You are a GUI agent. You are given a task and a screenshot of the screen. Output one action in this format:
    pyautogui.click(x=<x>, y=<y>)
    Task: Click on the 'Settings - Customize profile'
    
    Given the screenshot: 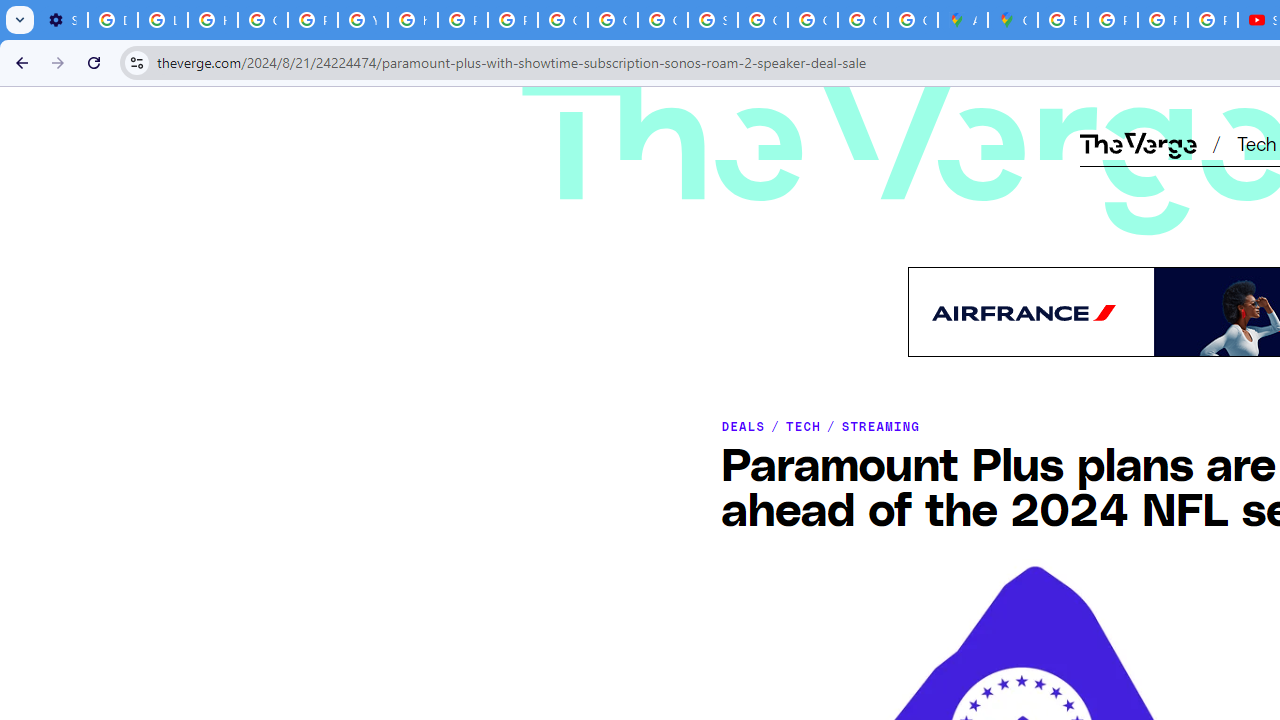 What is the action you would take?
    pyautogui.click(x=62, y=20)
    